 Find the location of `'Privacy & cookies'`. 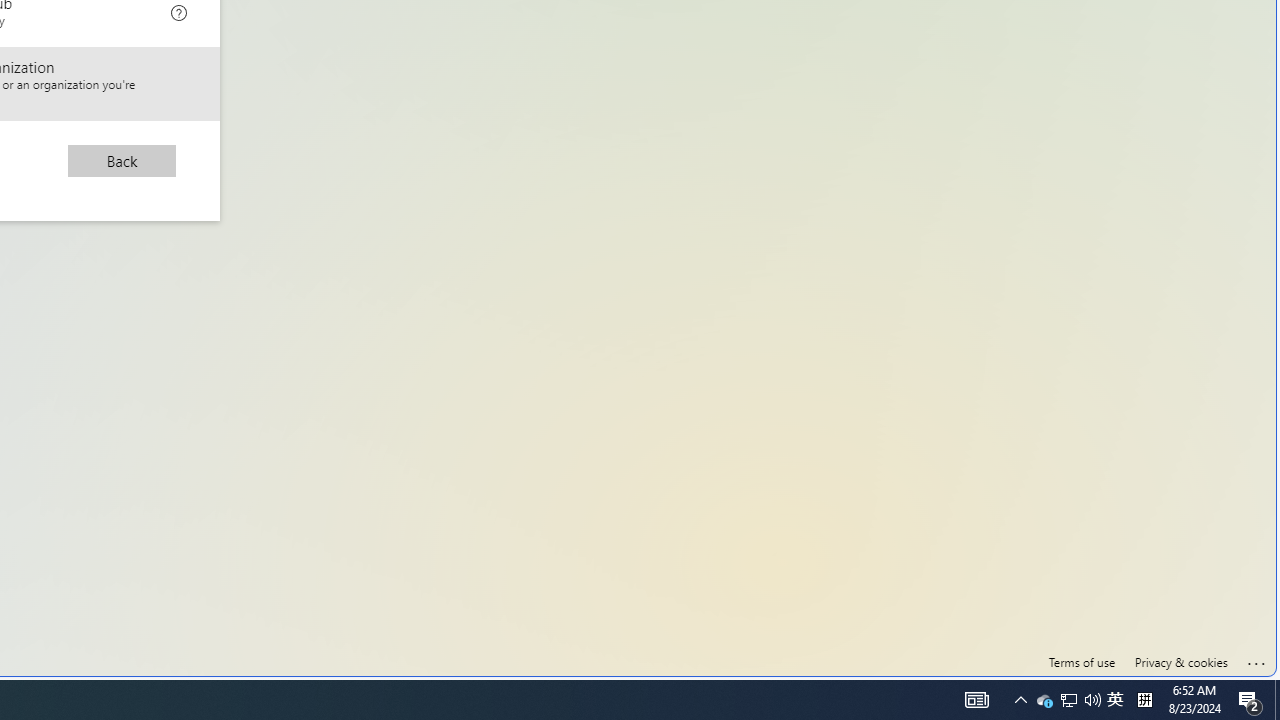

'Privacy & cookies' is located at coordinates (1180, 662).